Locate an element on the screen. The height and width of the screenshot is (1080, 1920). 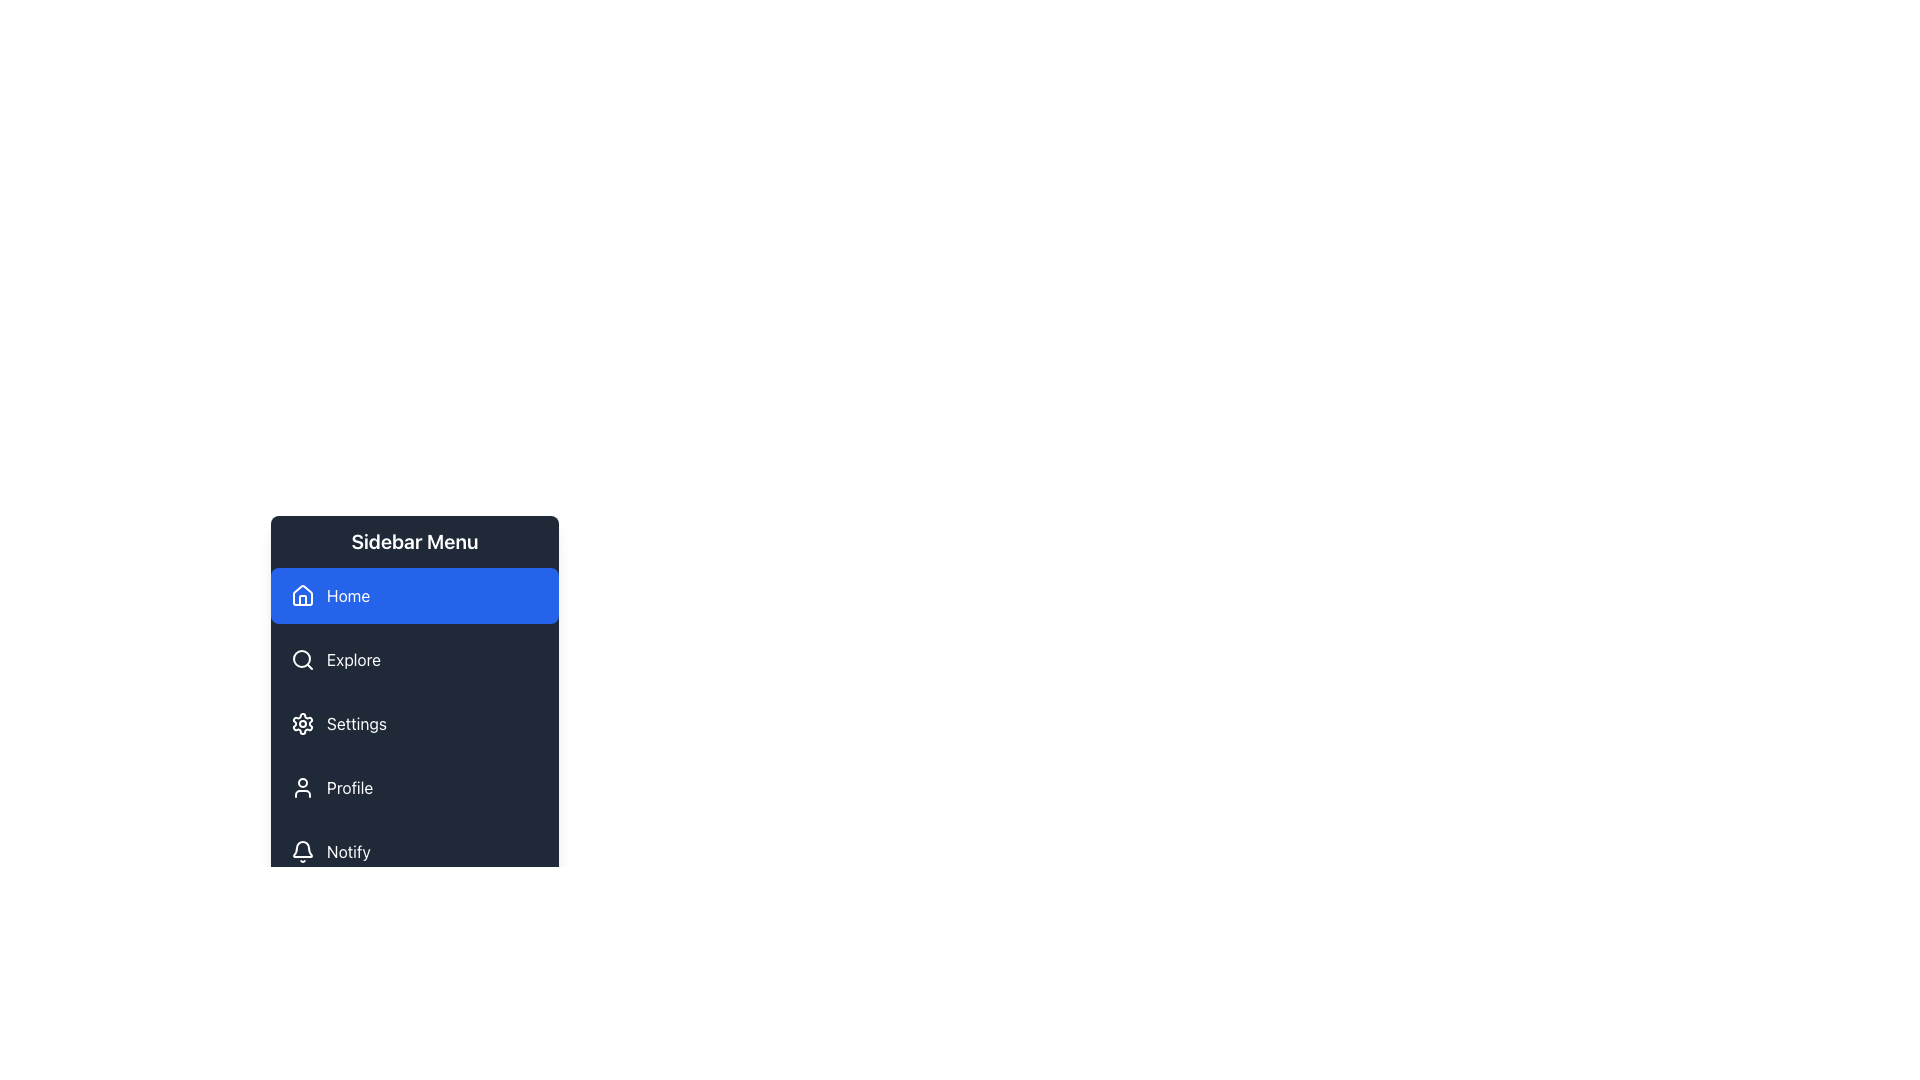
the 'Sidebar Menu' label, which is a bold, large white text header positioned at the top of a dark rounded sidebar is located at coordinates (413, 542).